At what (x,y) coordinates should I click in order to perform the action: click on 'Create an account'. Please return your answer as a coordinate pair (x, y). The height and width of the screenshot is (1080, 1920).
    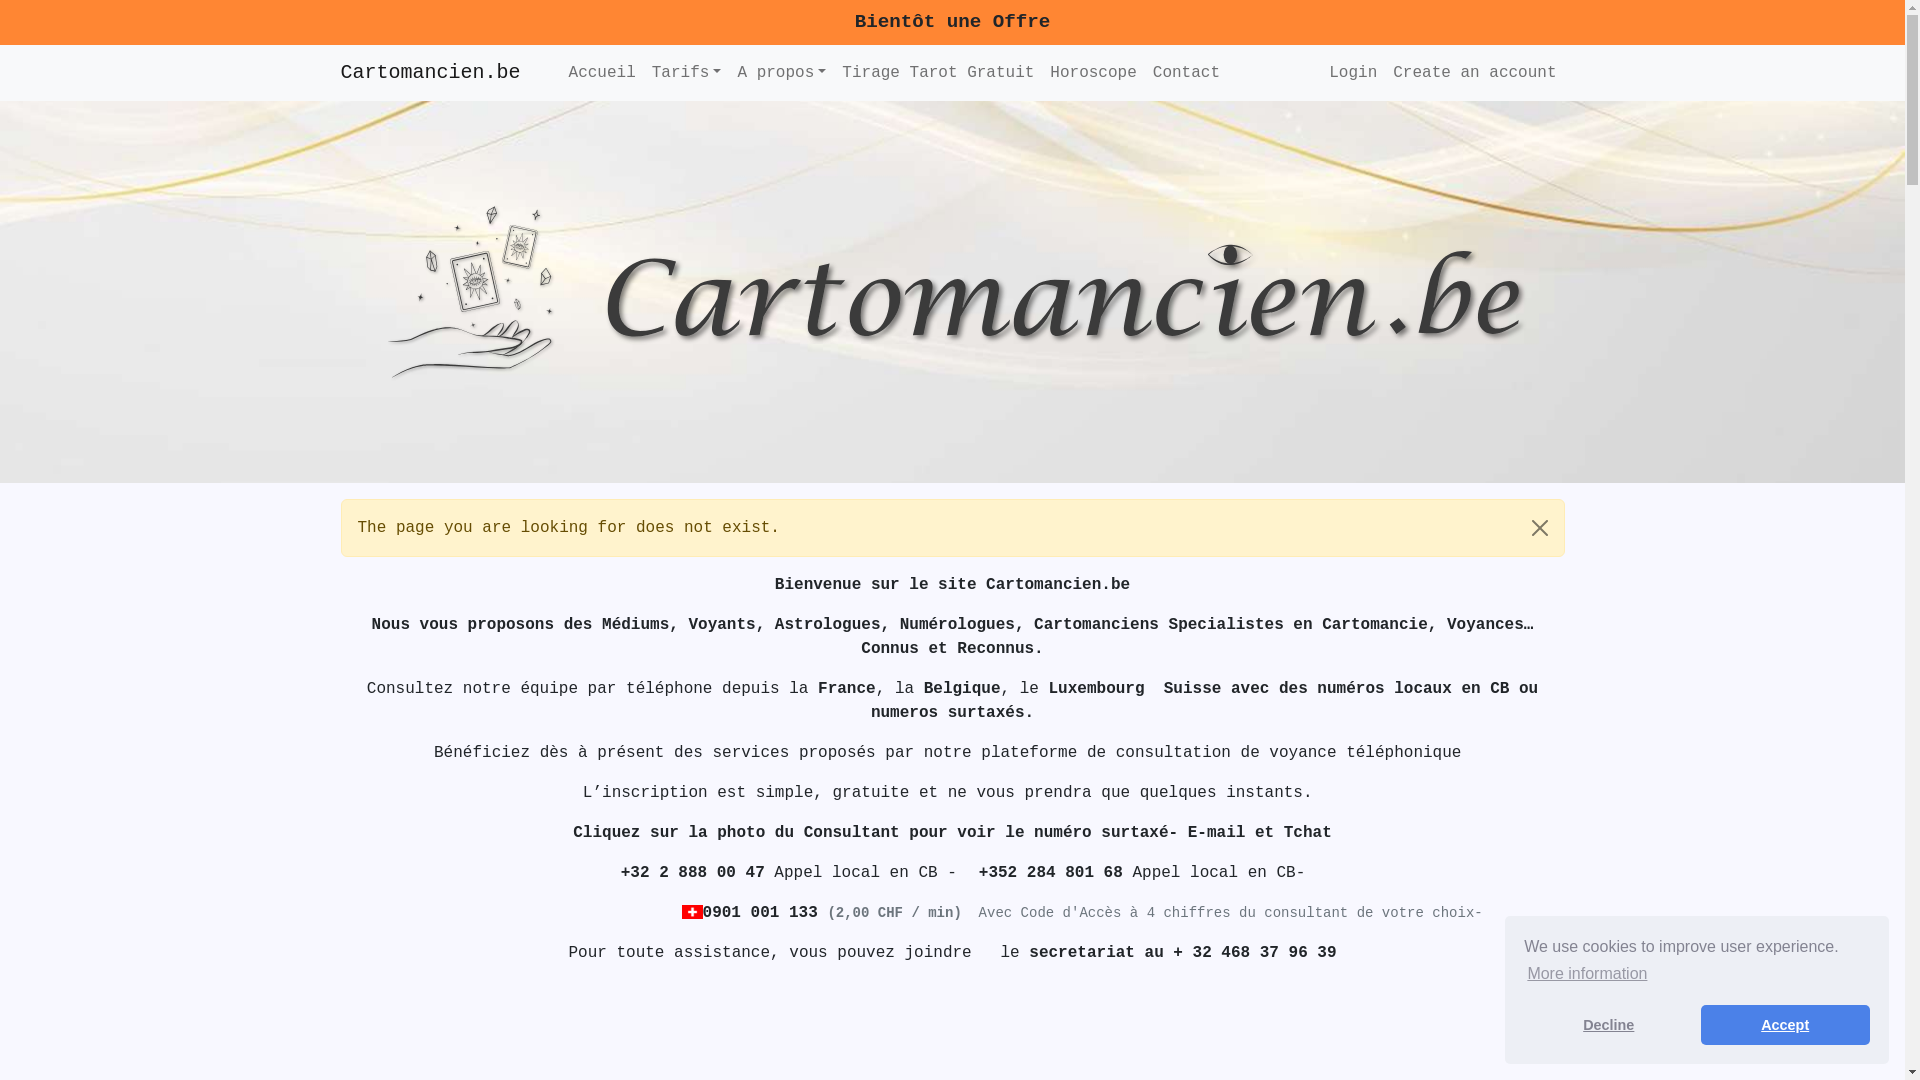
    Looking at the image, I should click on (1474, 72).